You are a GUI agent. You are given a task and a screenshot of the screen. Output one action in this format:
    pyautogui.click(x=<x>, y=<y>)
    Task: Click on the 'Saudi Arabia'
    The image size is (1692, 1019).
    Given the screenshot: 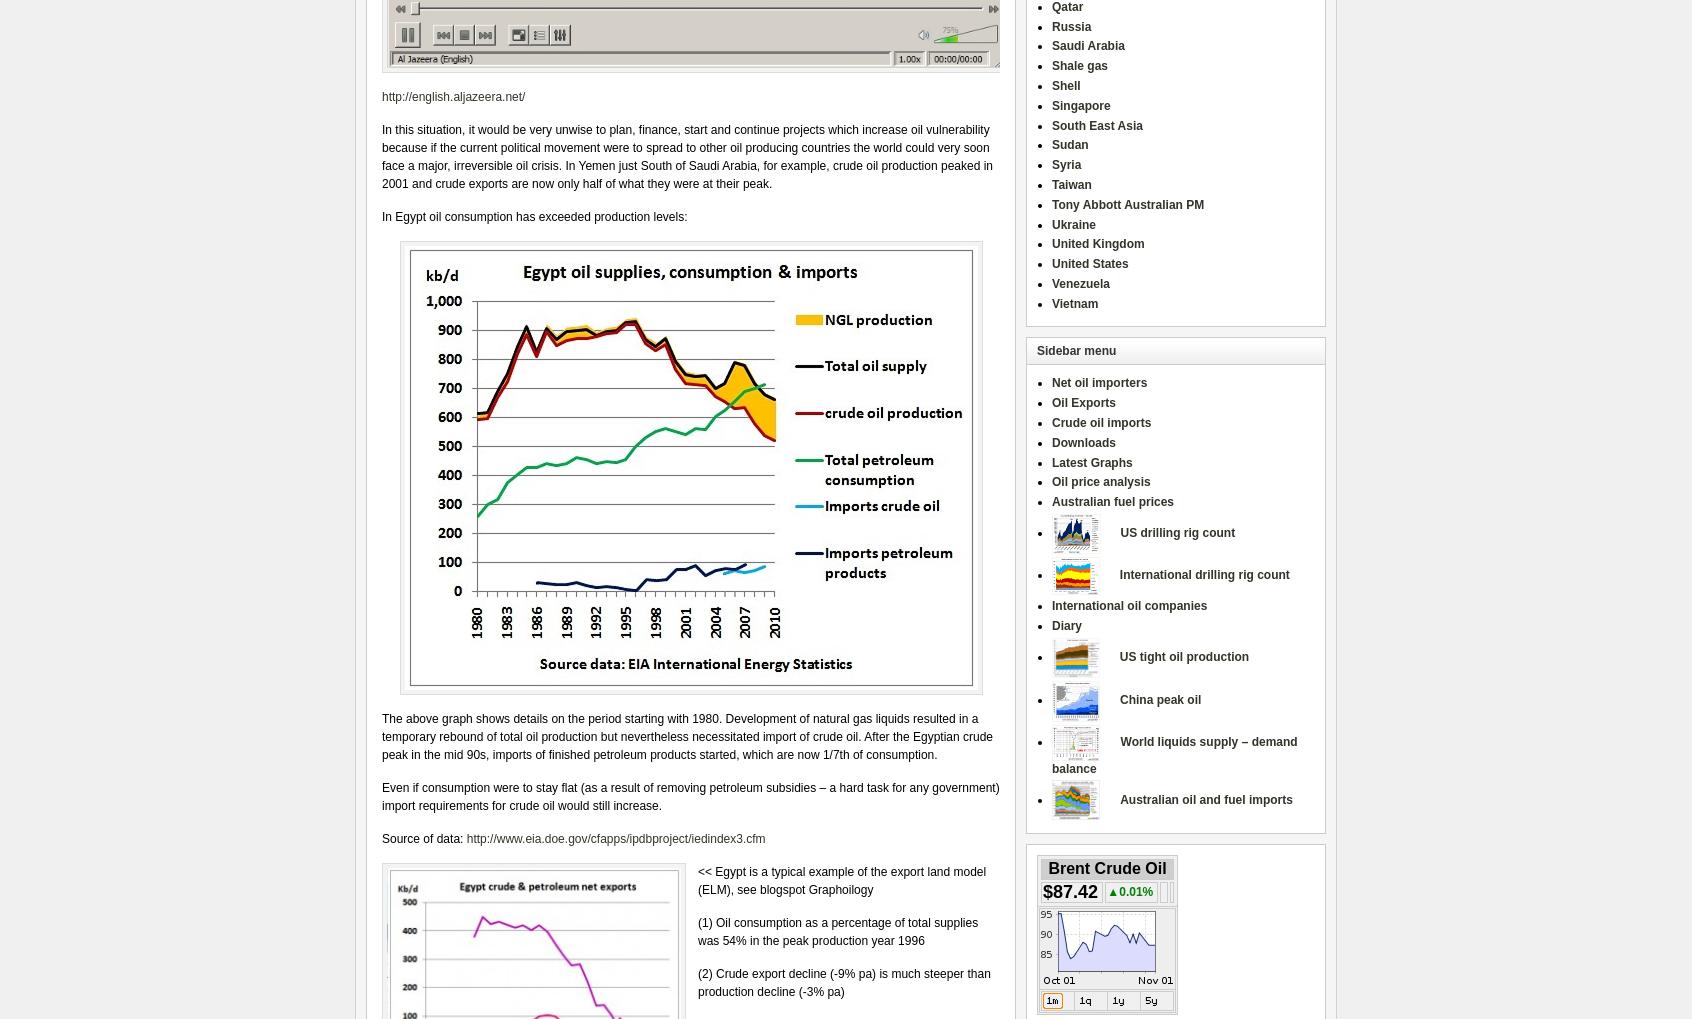 What is the action you would take?
    pyautogui.click(x=1087, y=44)
    